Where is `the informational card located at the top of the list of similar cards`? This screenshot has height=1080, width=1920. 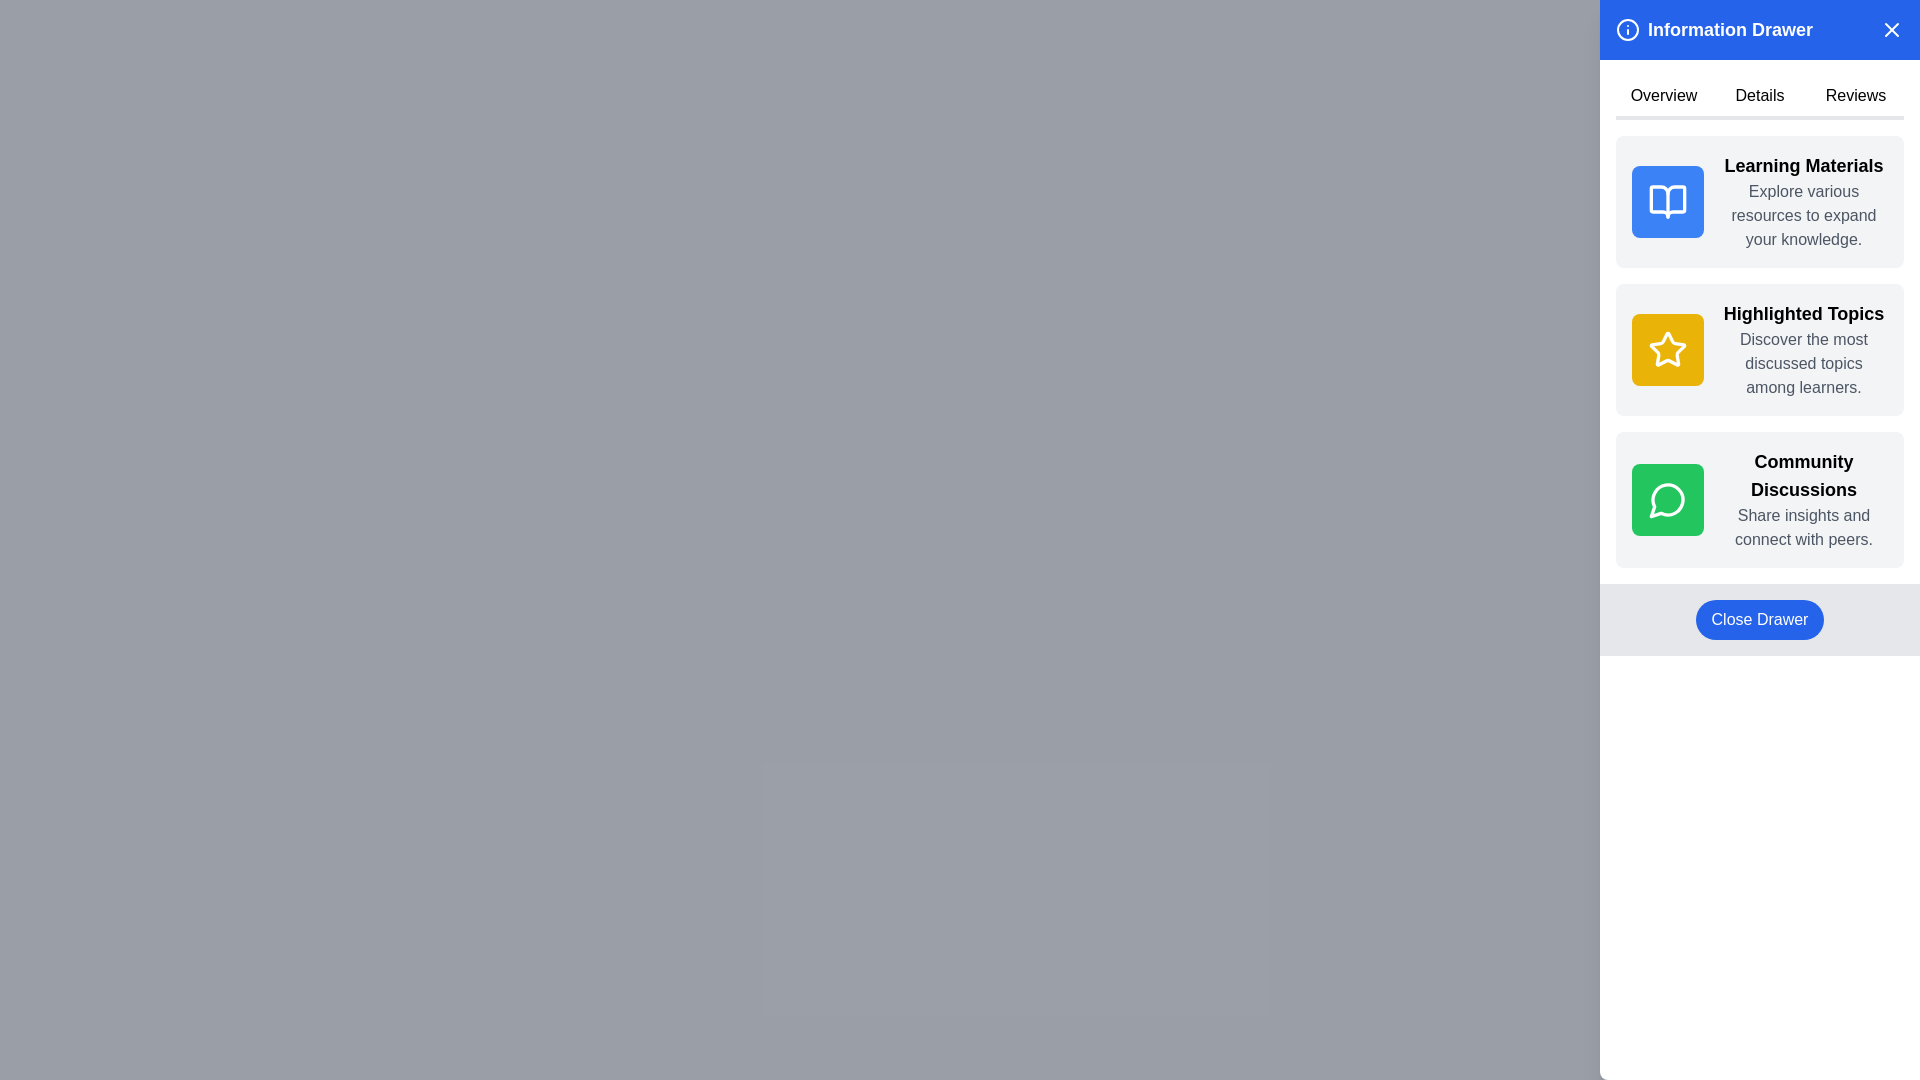
the informational card located at the top of the list of similar cards is located at coordinates (1804, 201).